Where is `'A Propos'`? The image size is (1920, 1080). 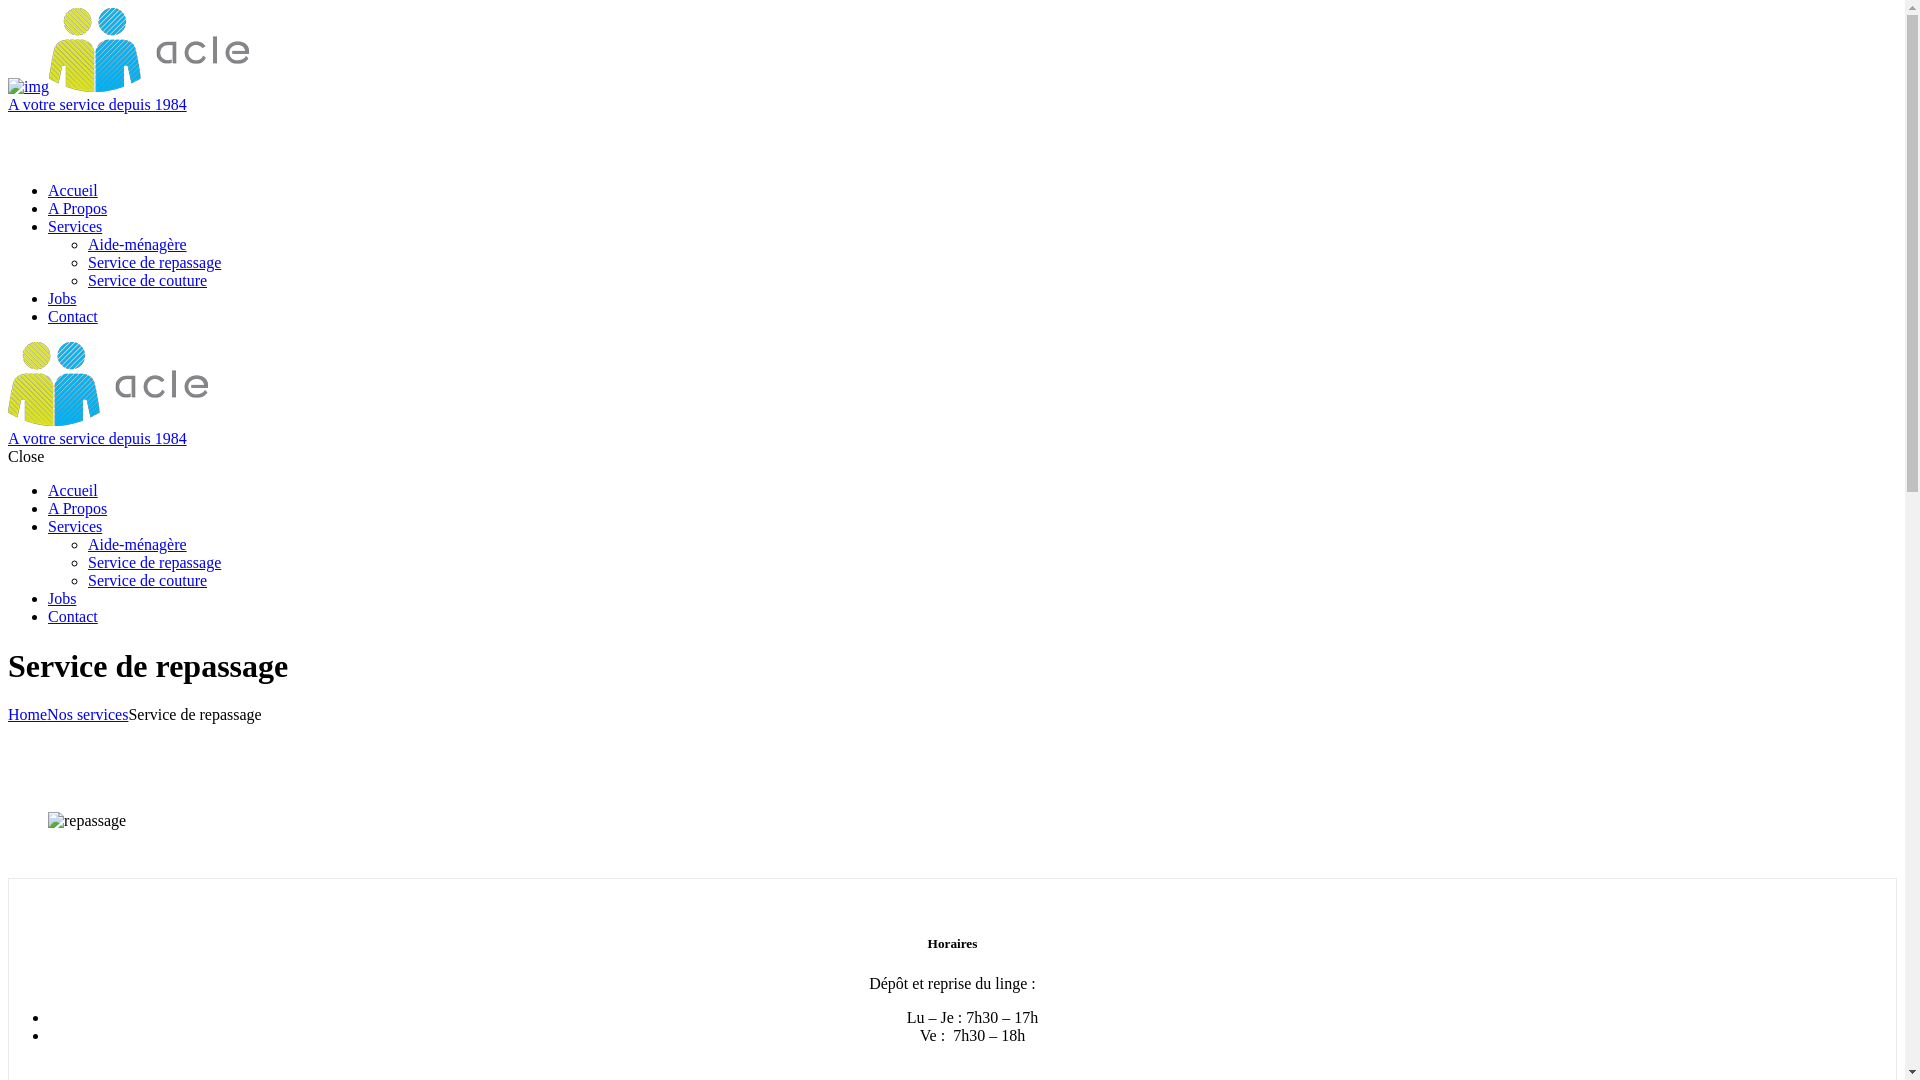 'A Propos' is located at coordinates (48, 208).